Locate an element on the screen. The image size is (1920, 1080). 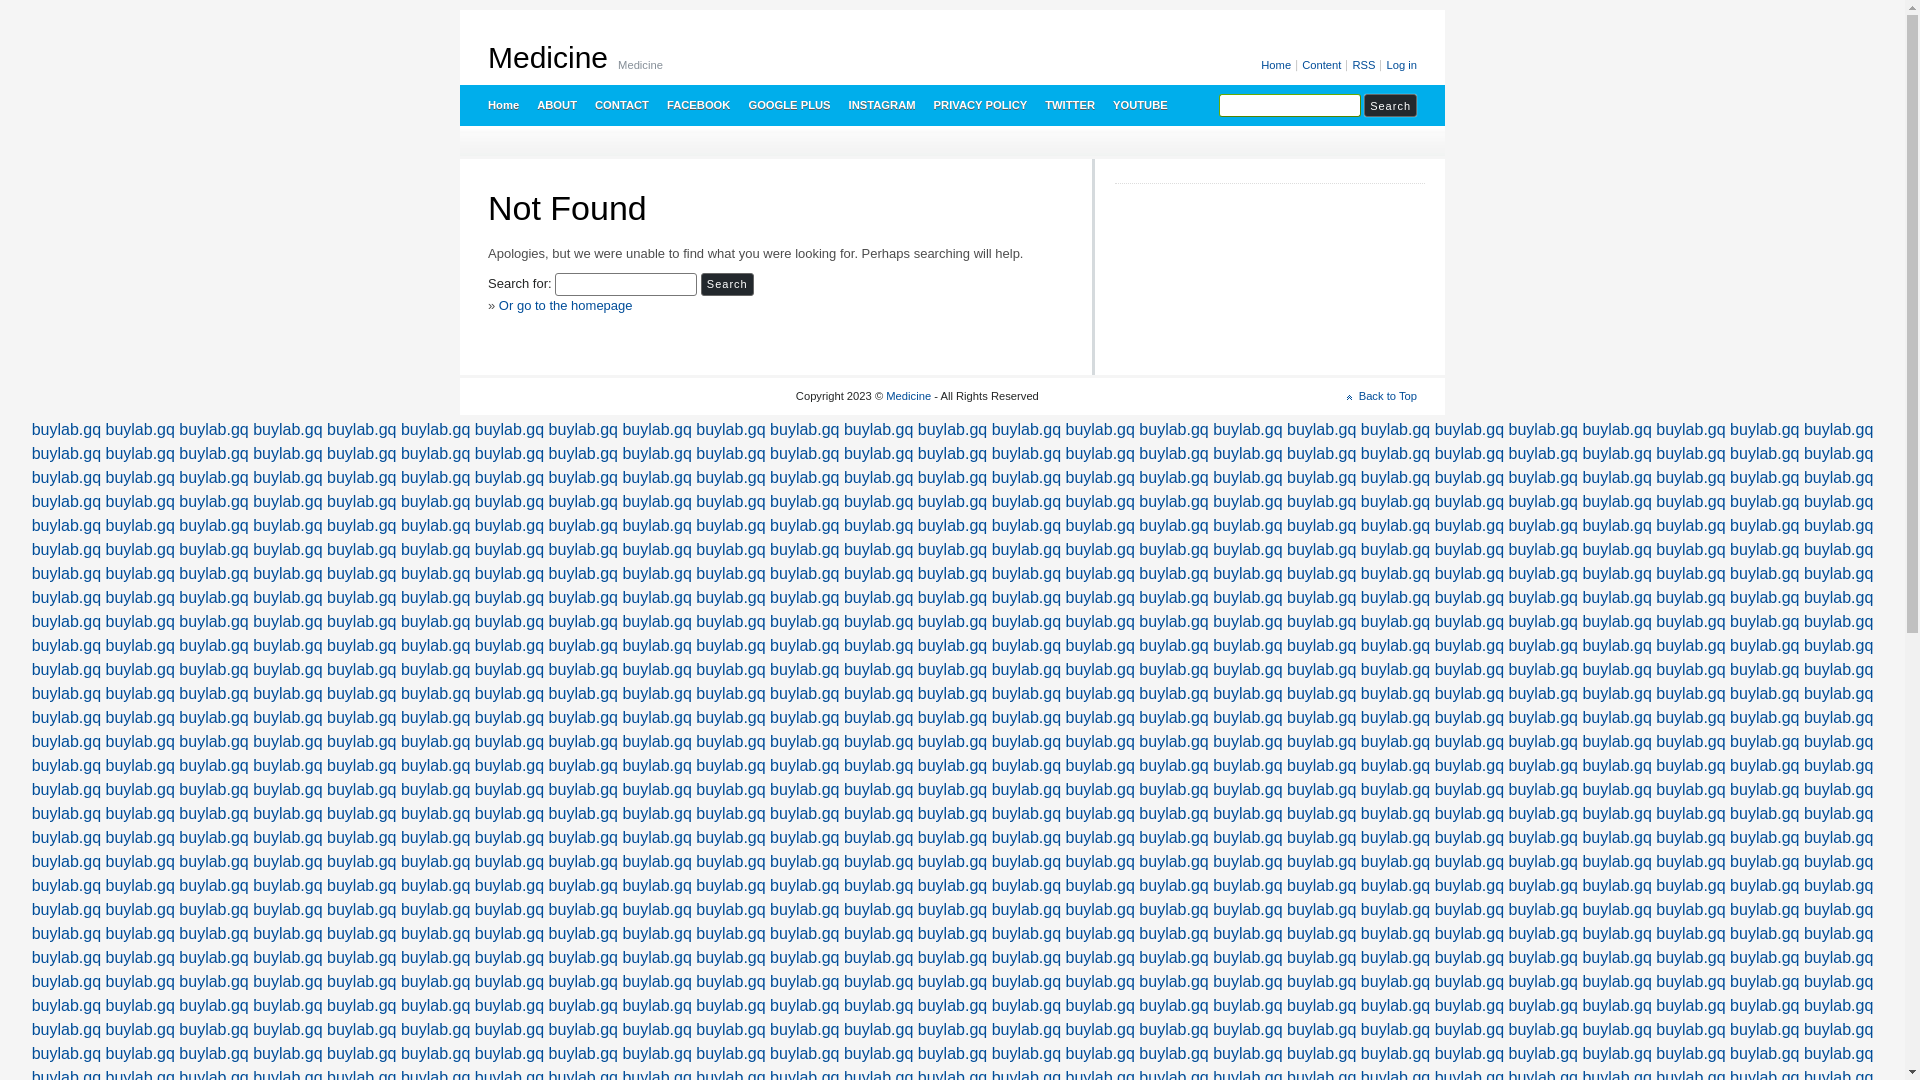
'Or go to the homepage' is located at coordinates (565, 305).